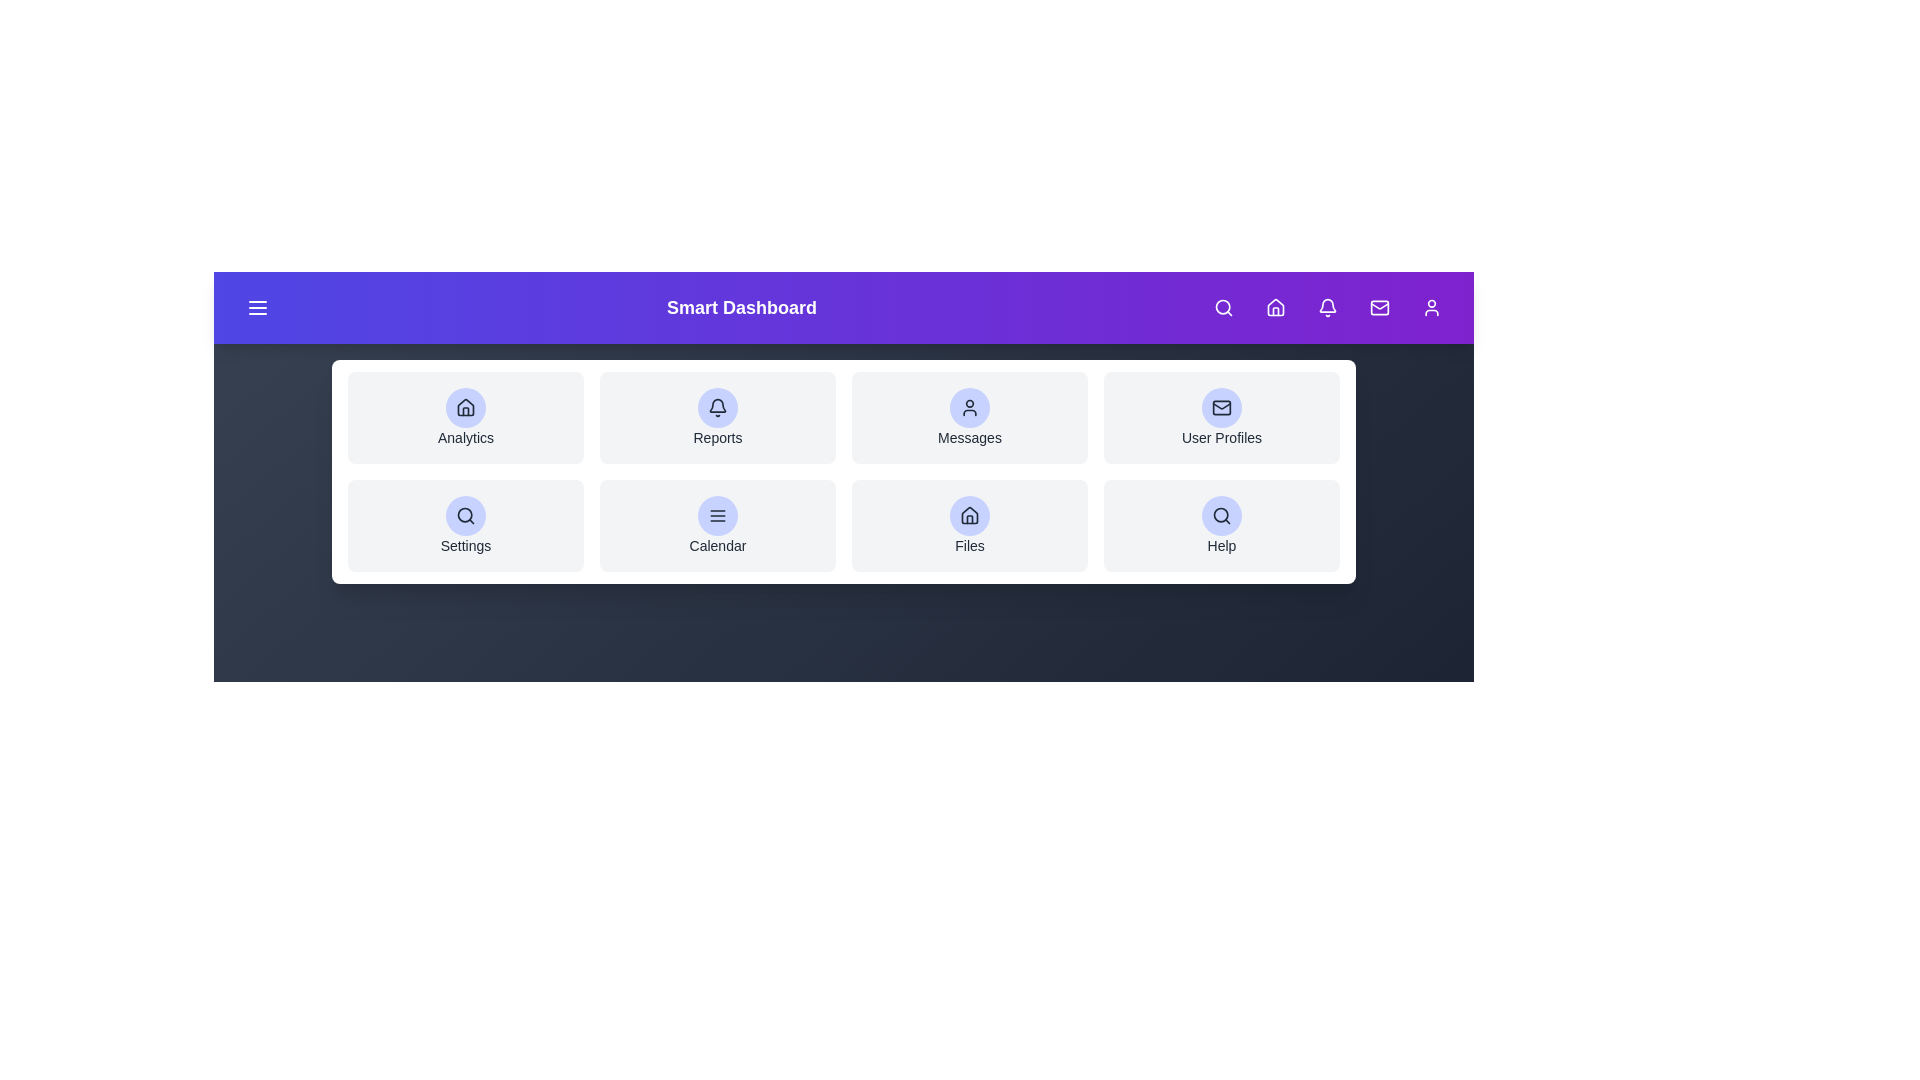  I want to click on menu button to toggle the menu visibility, so click(257, 308).